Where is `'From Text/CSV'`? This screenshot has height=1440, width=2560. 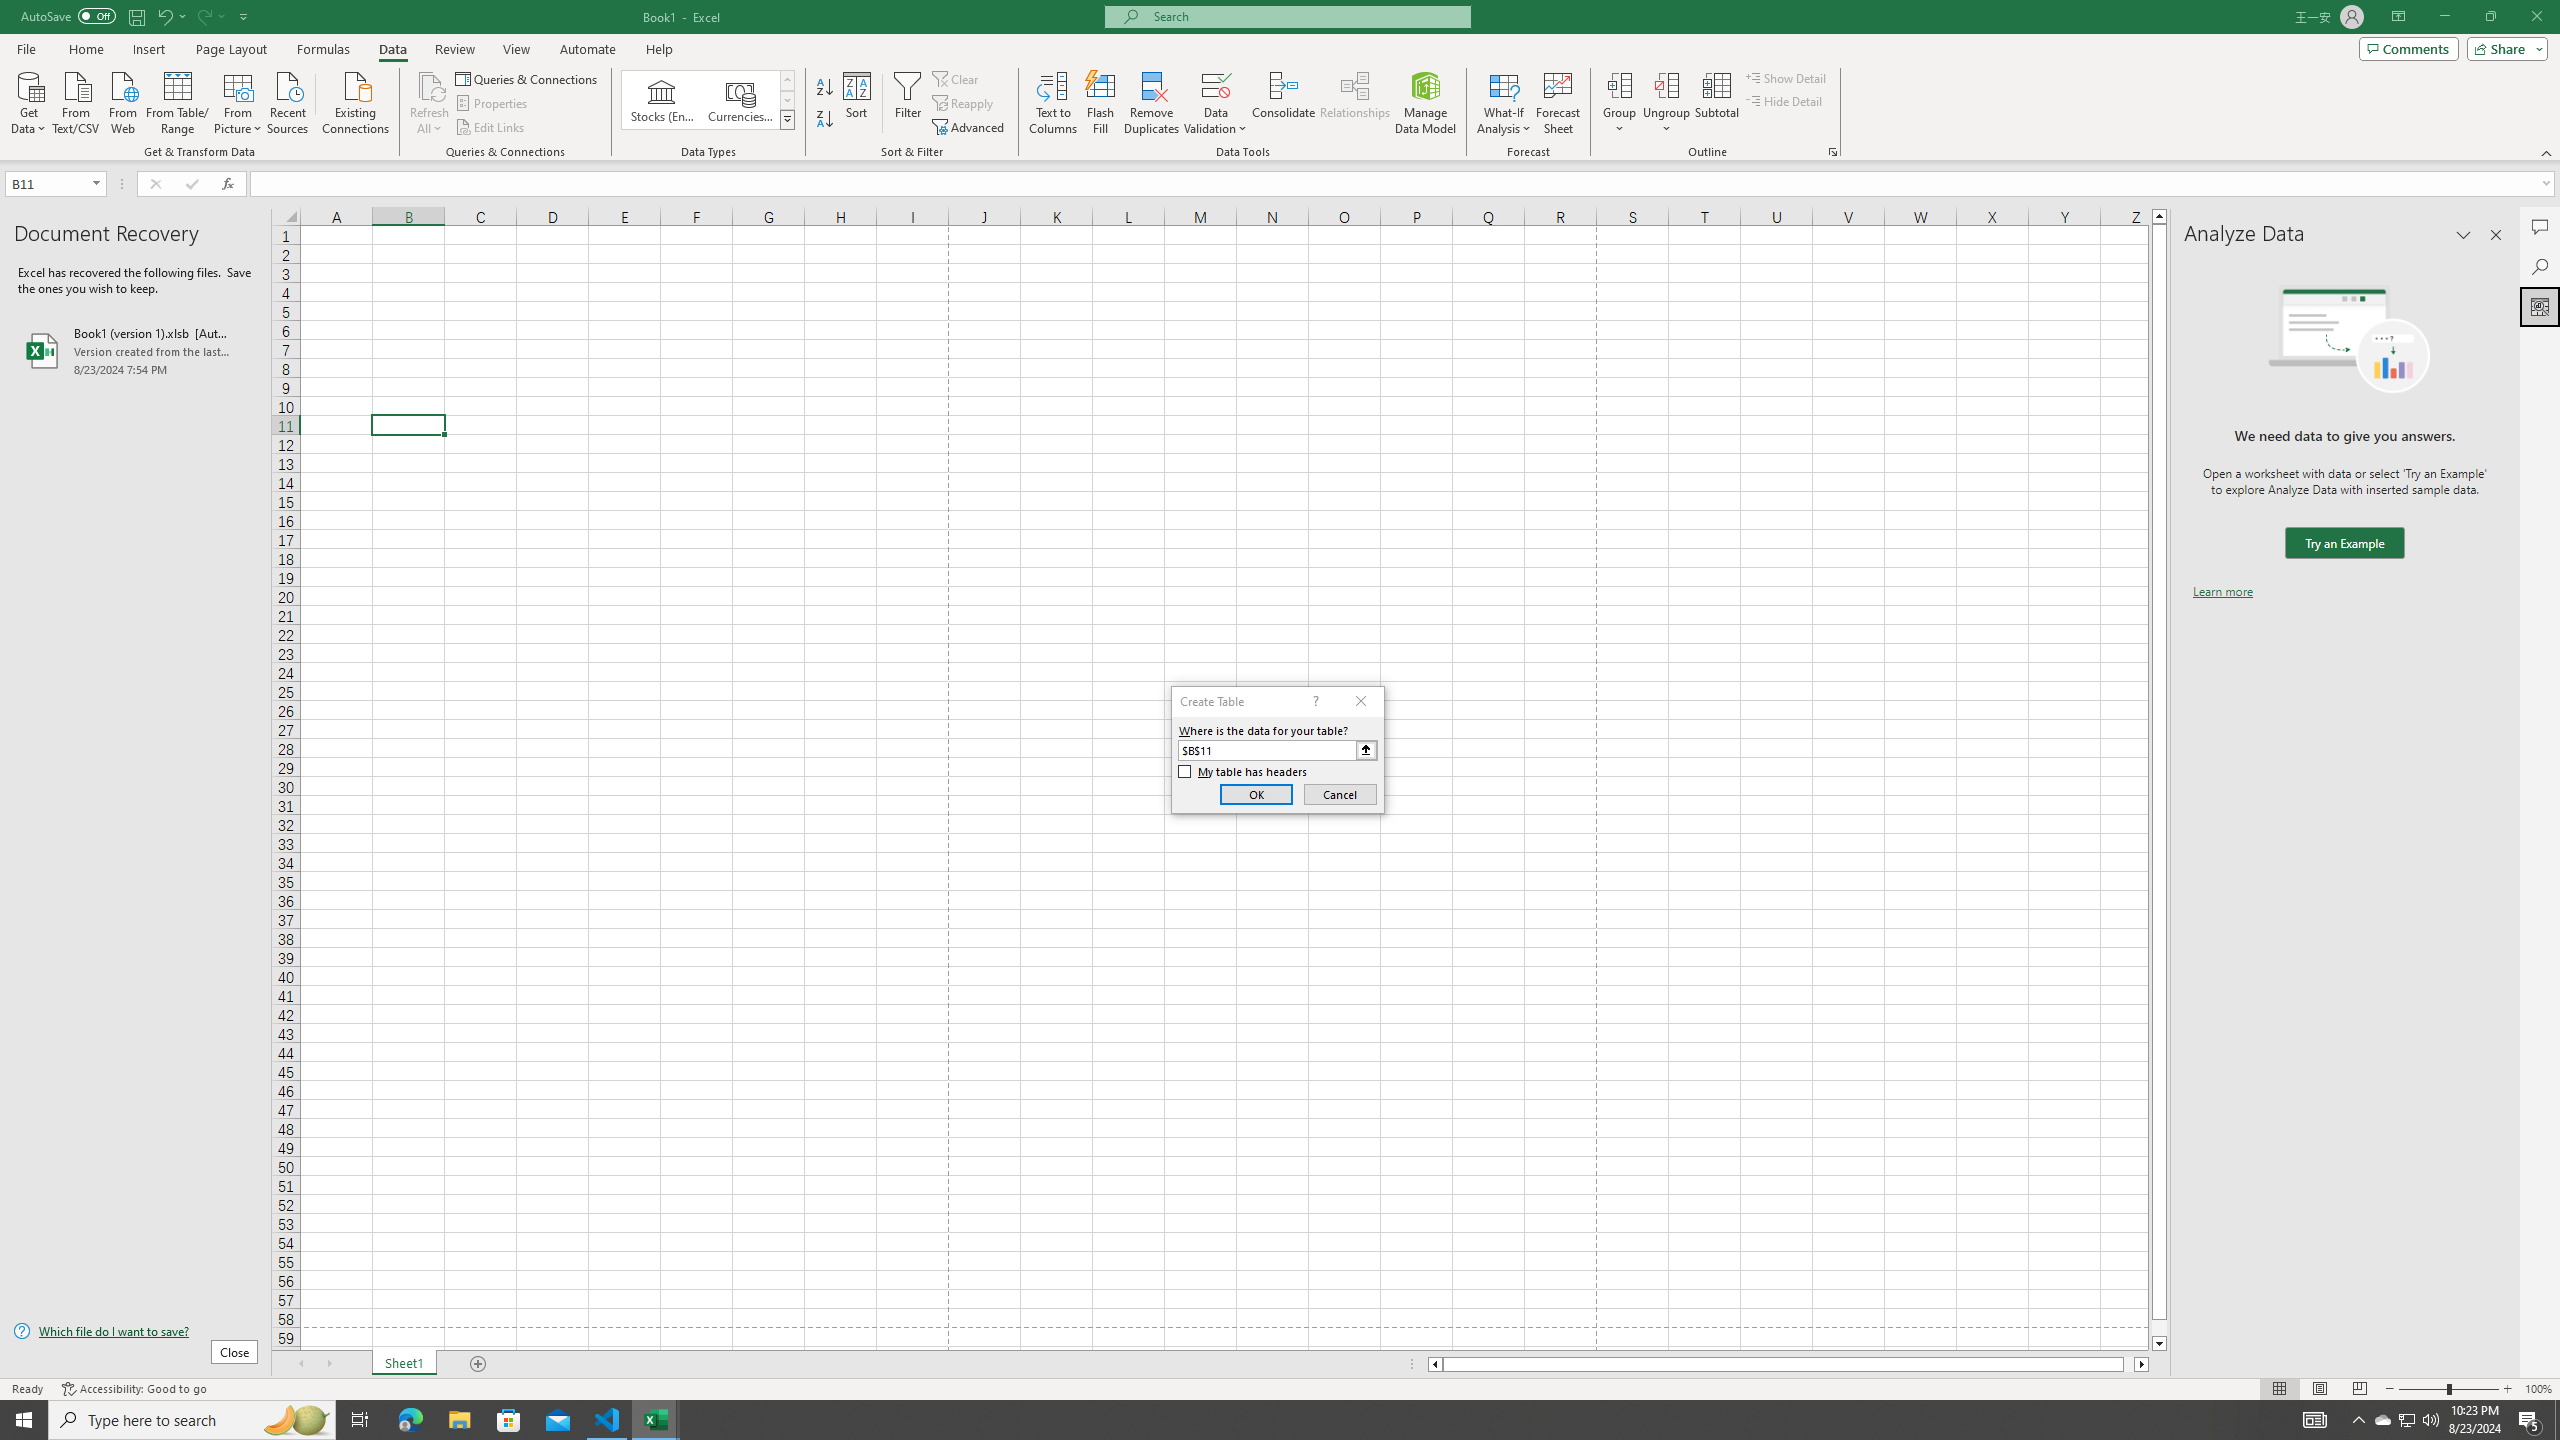 'From Text/CSV' is located at coordinates (76, 100).